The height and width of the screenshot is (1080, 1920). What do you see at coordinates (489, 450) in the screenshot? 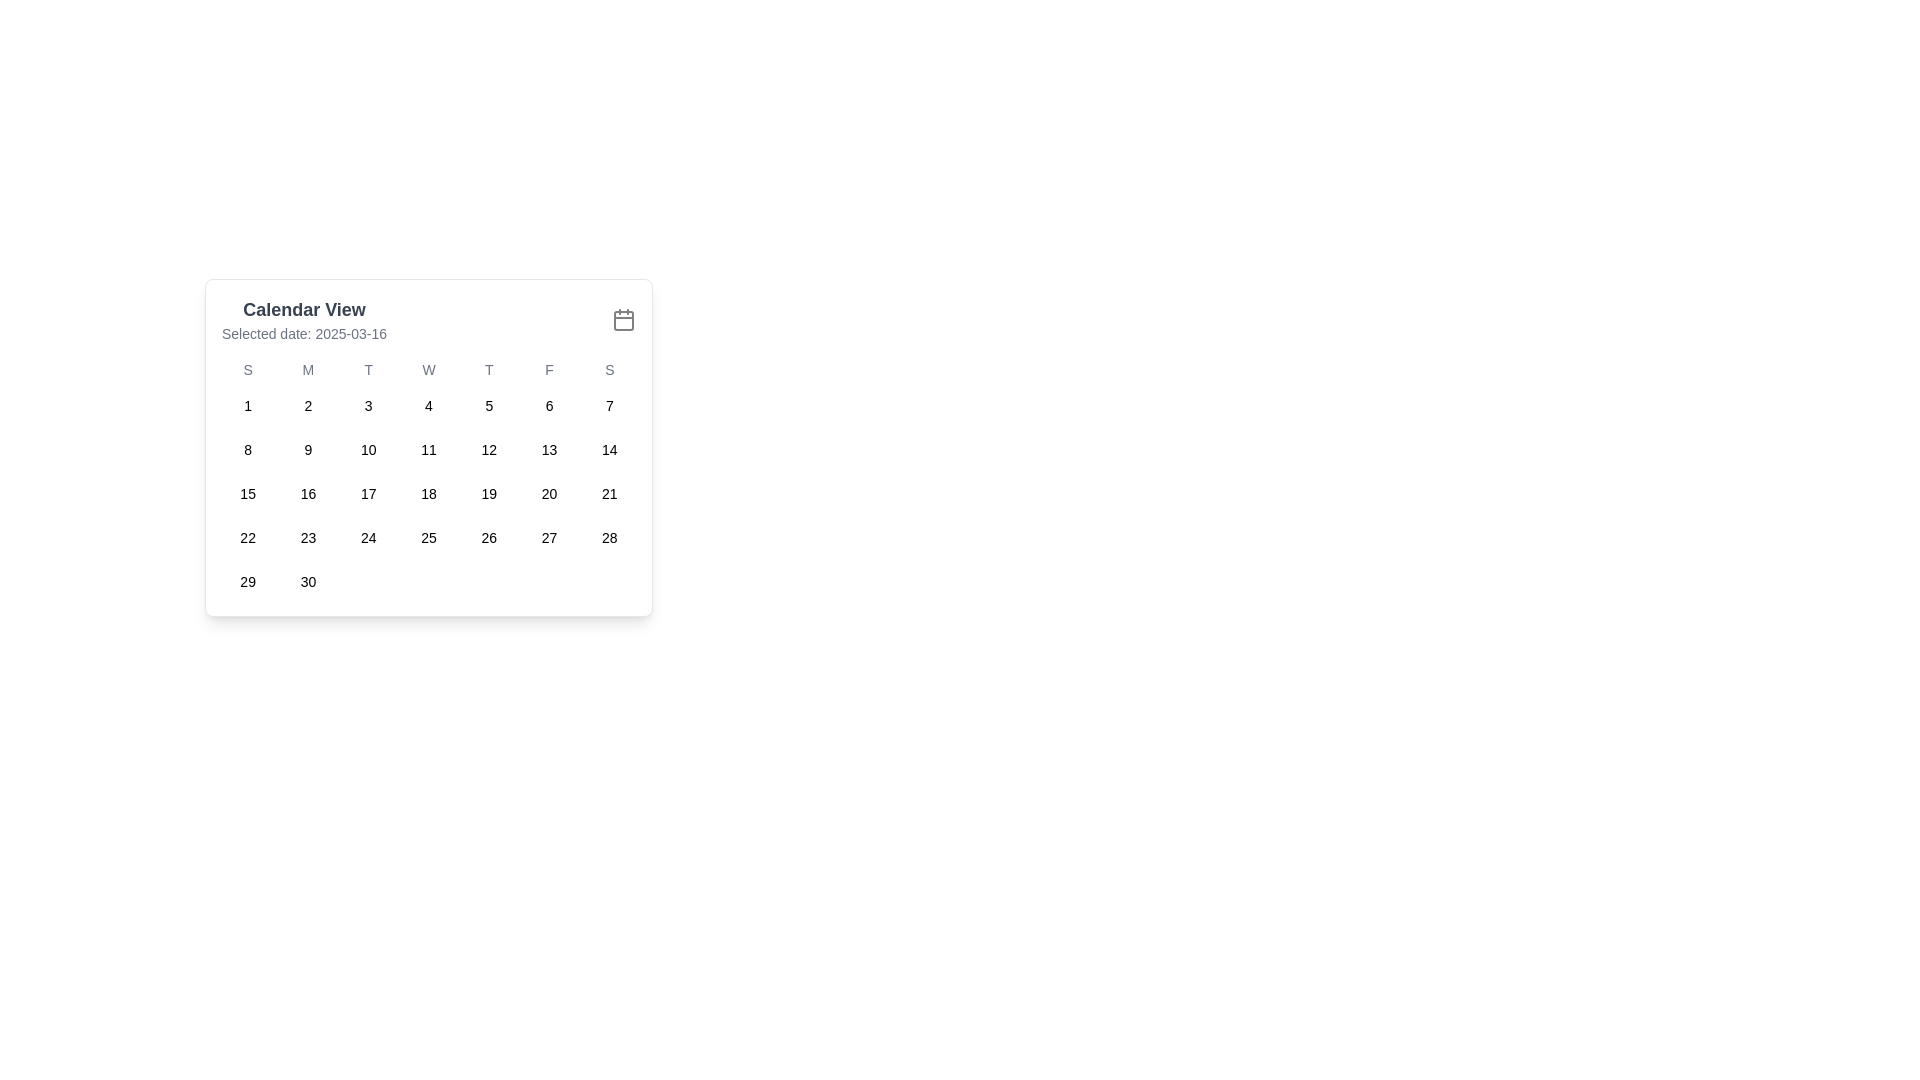
I see `the calendar date cell displaying the number '12'` at bounding box center [489, 450].